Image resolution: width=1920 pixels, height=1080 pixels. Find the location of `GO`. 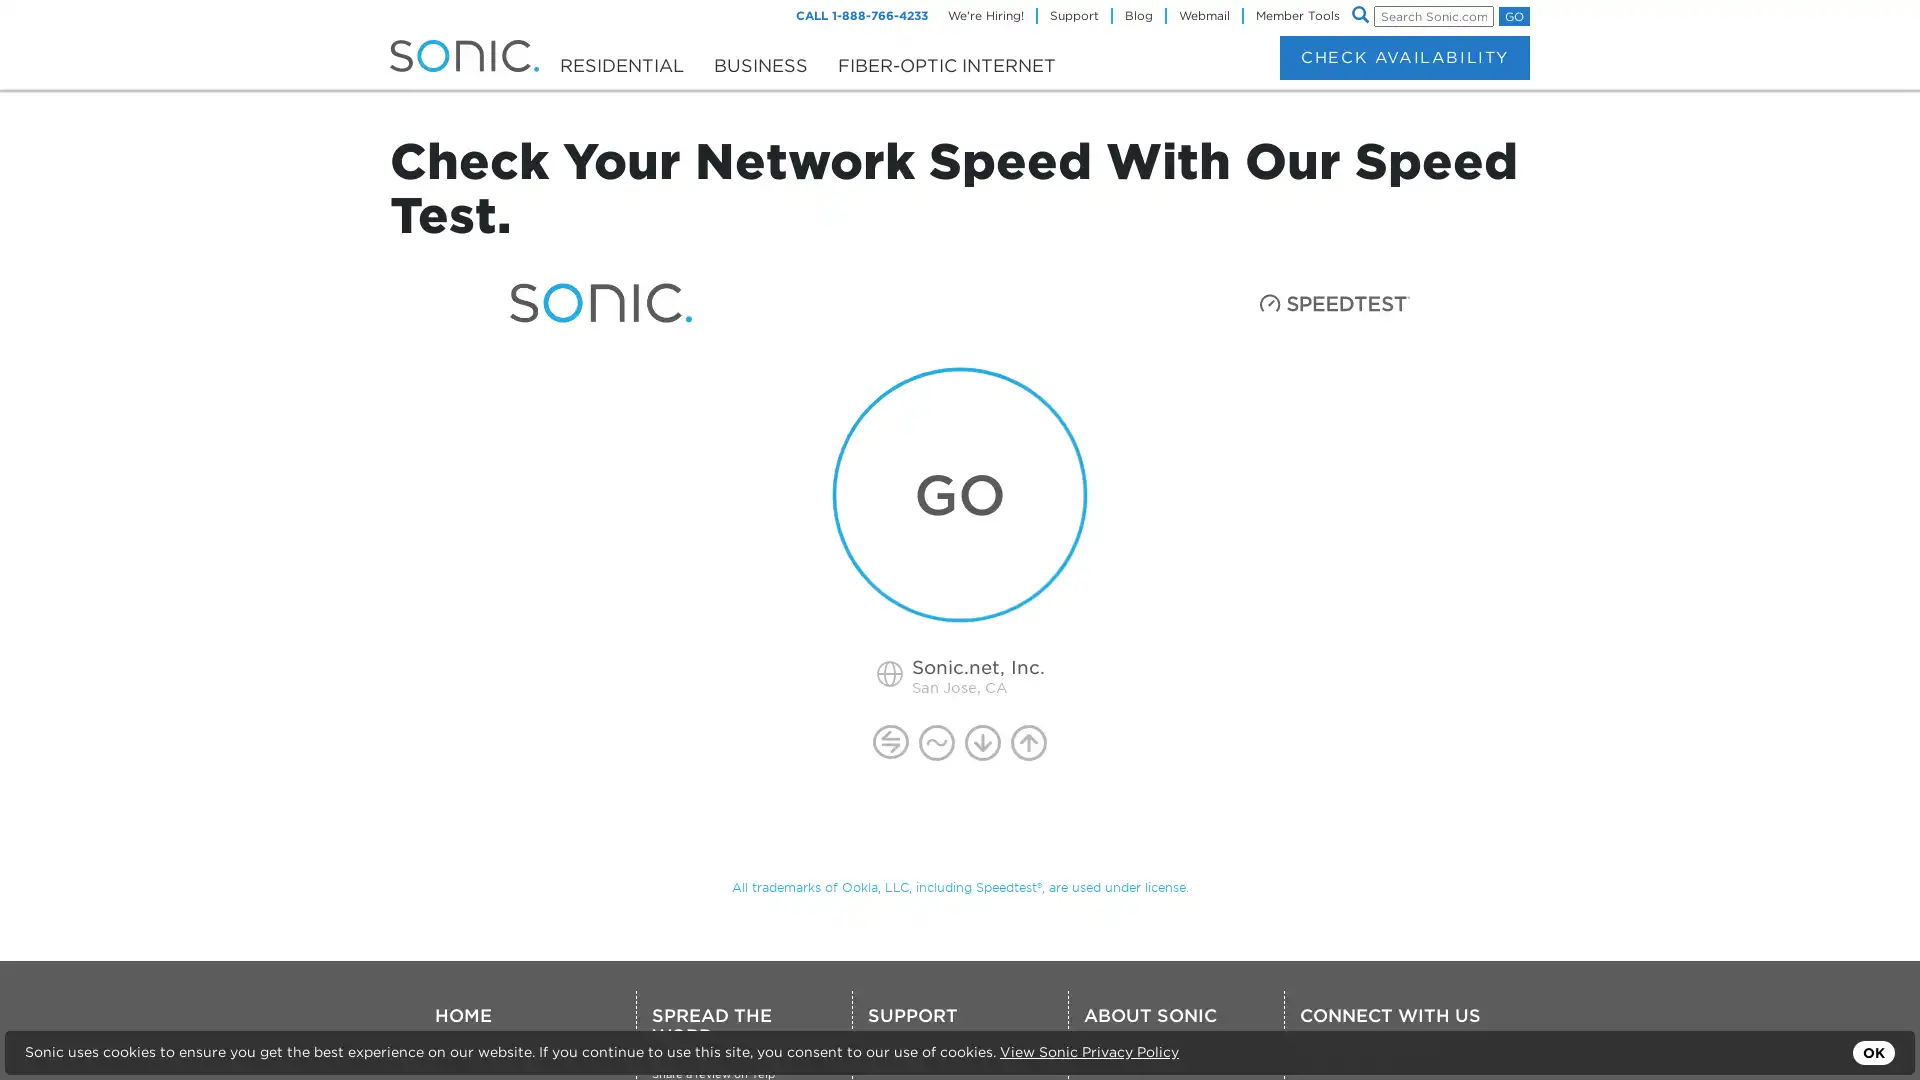

GO is located at coordinates (1514, 16).